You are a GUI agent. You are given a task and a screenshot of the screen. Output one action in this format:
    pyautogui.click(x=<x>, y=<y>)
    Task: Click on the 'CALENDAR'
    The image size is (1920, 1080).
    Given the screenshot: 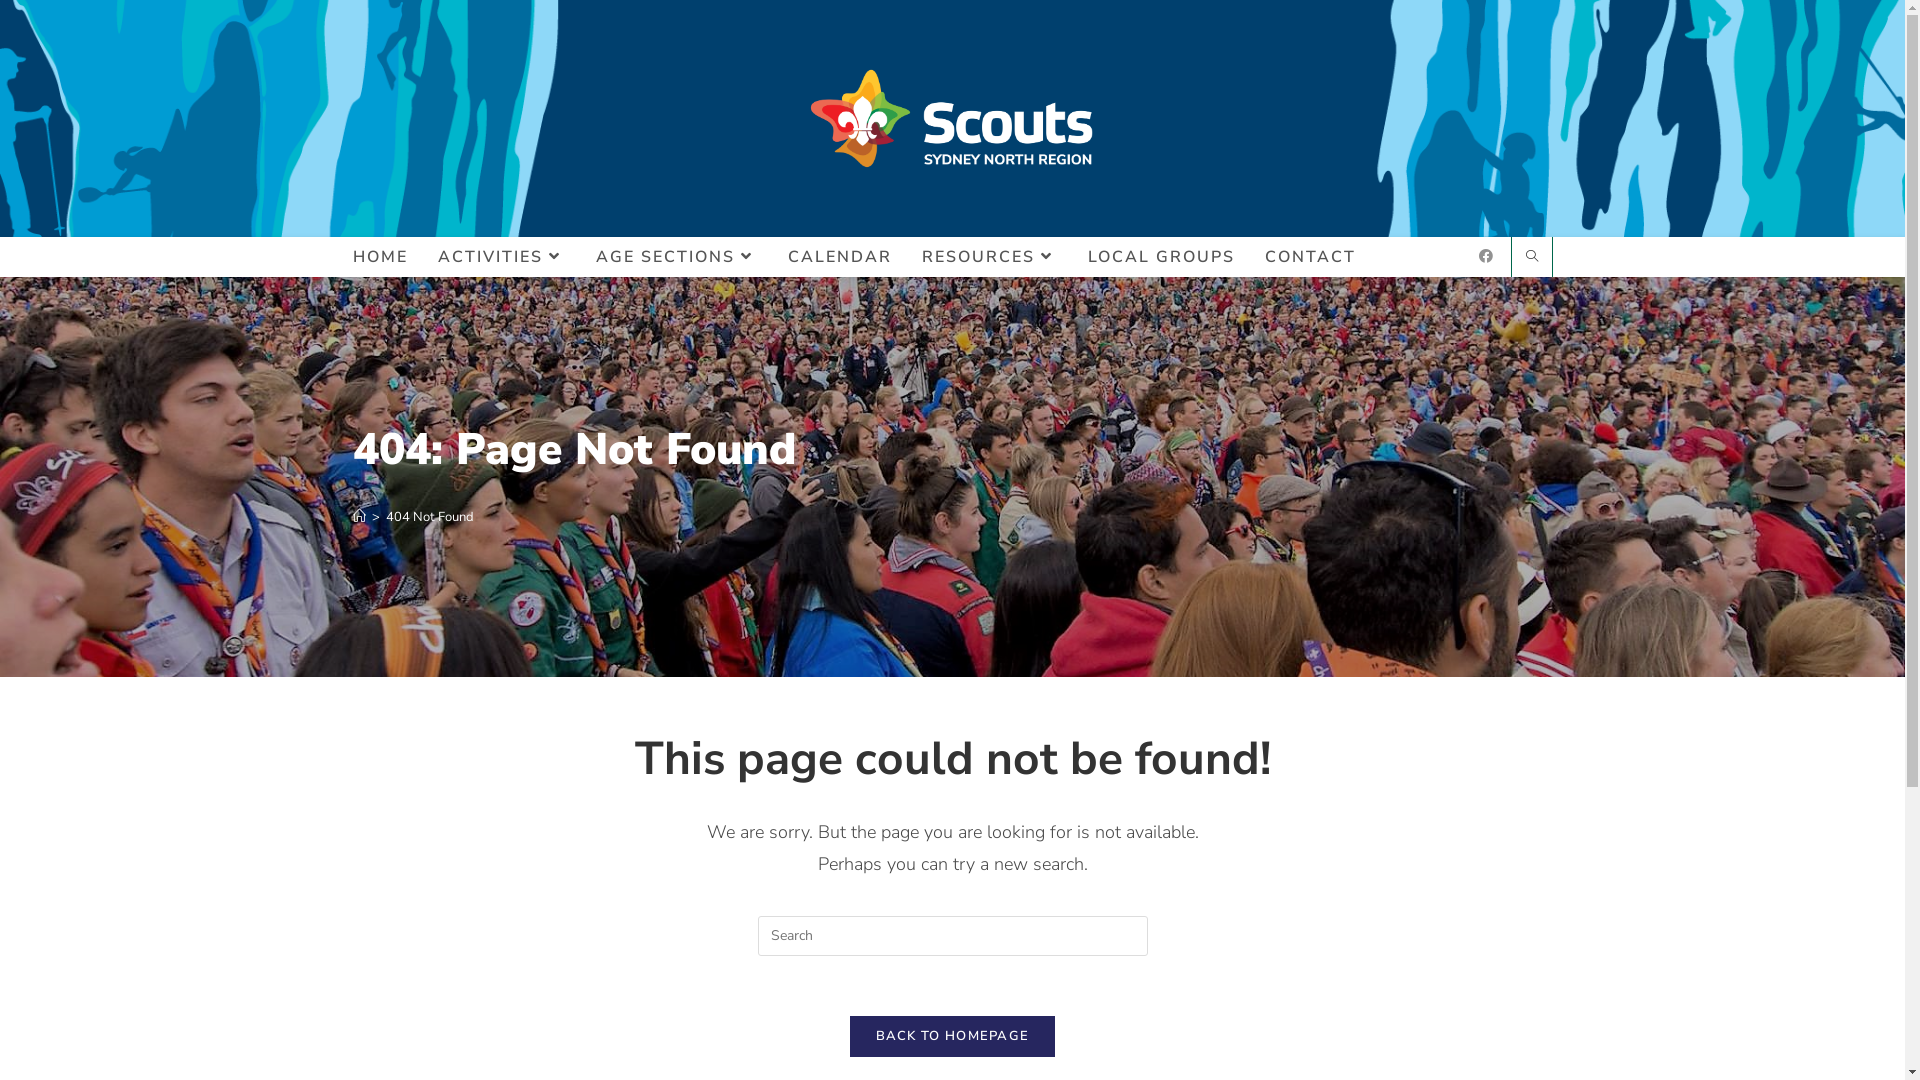 What is the action you would take?
    pyautogui.click(x=839, y=256)
    